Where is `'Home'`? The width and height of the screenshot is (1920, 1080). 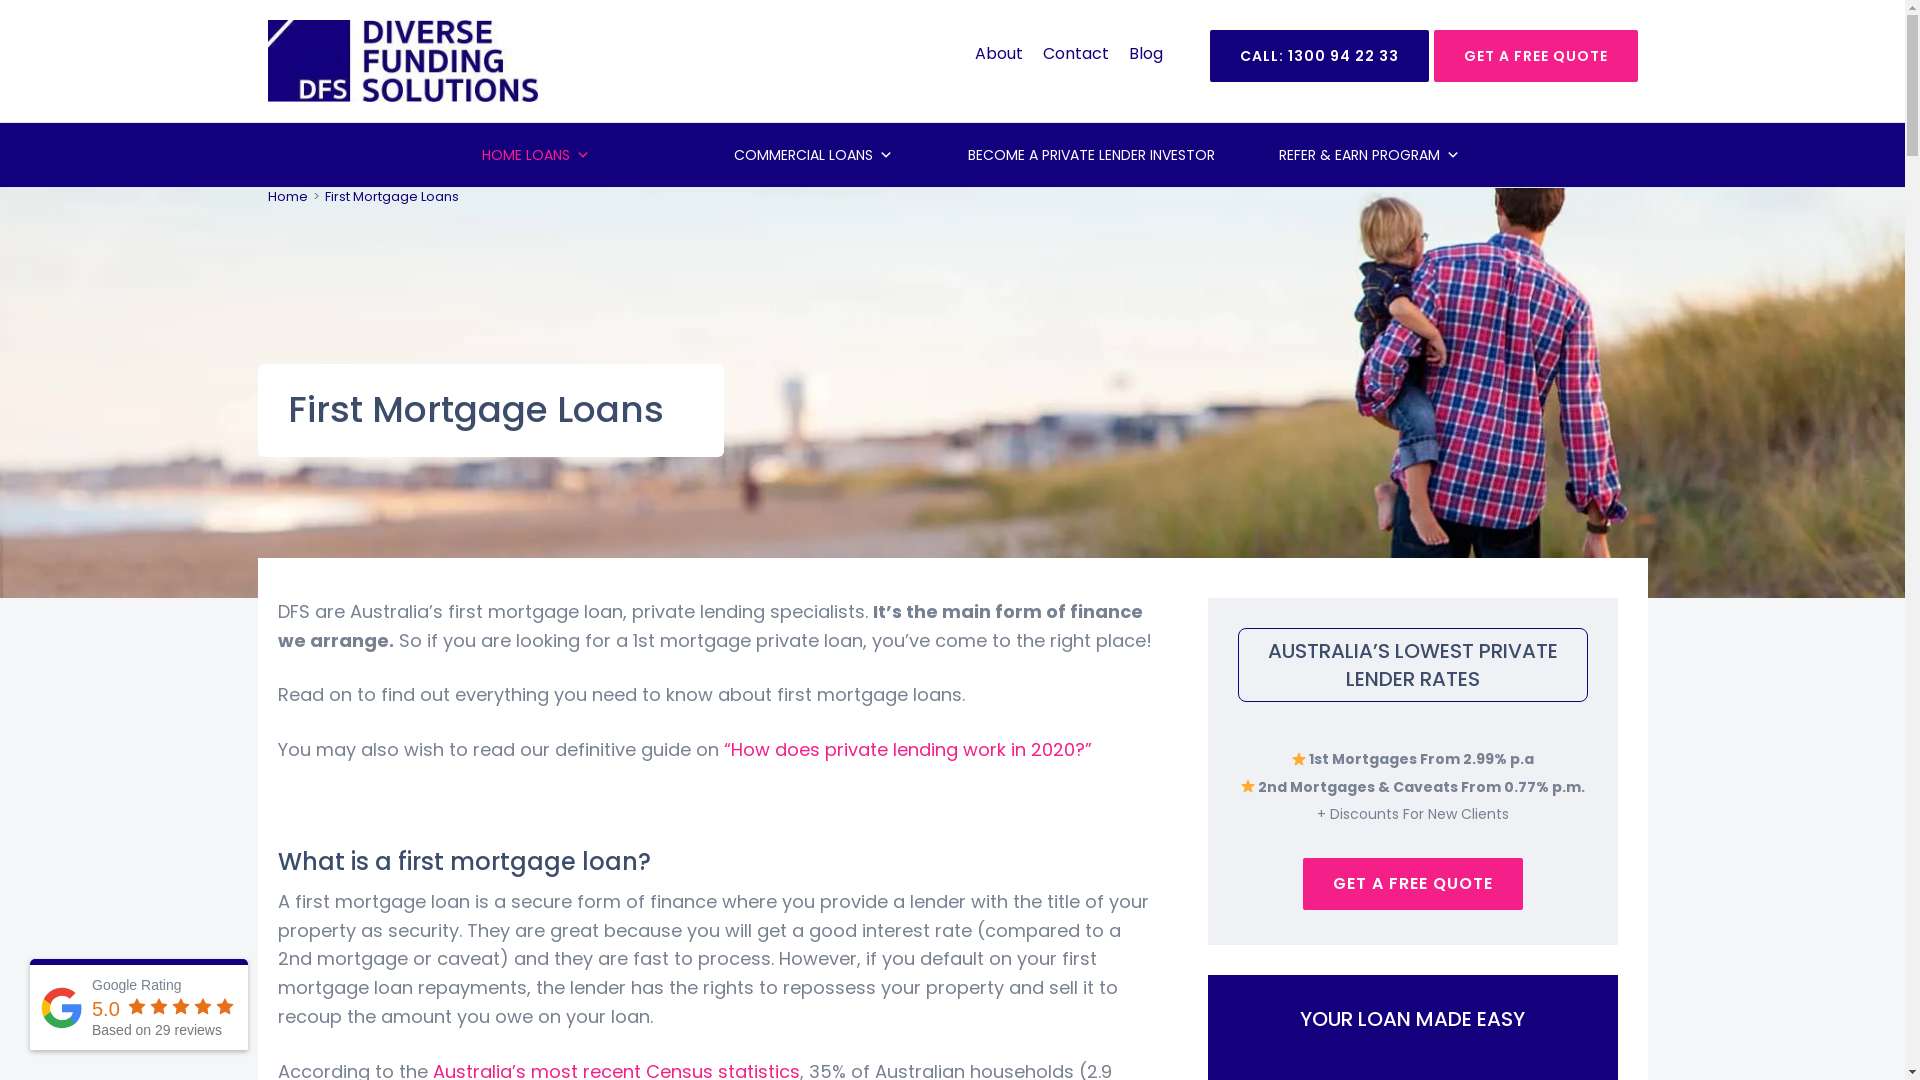
'Home' is located at coordinates (287, 196).